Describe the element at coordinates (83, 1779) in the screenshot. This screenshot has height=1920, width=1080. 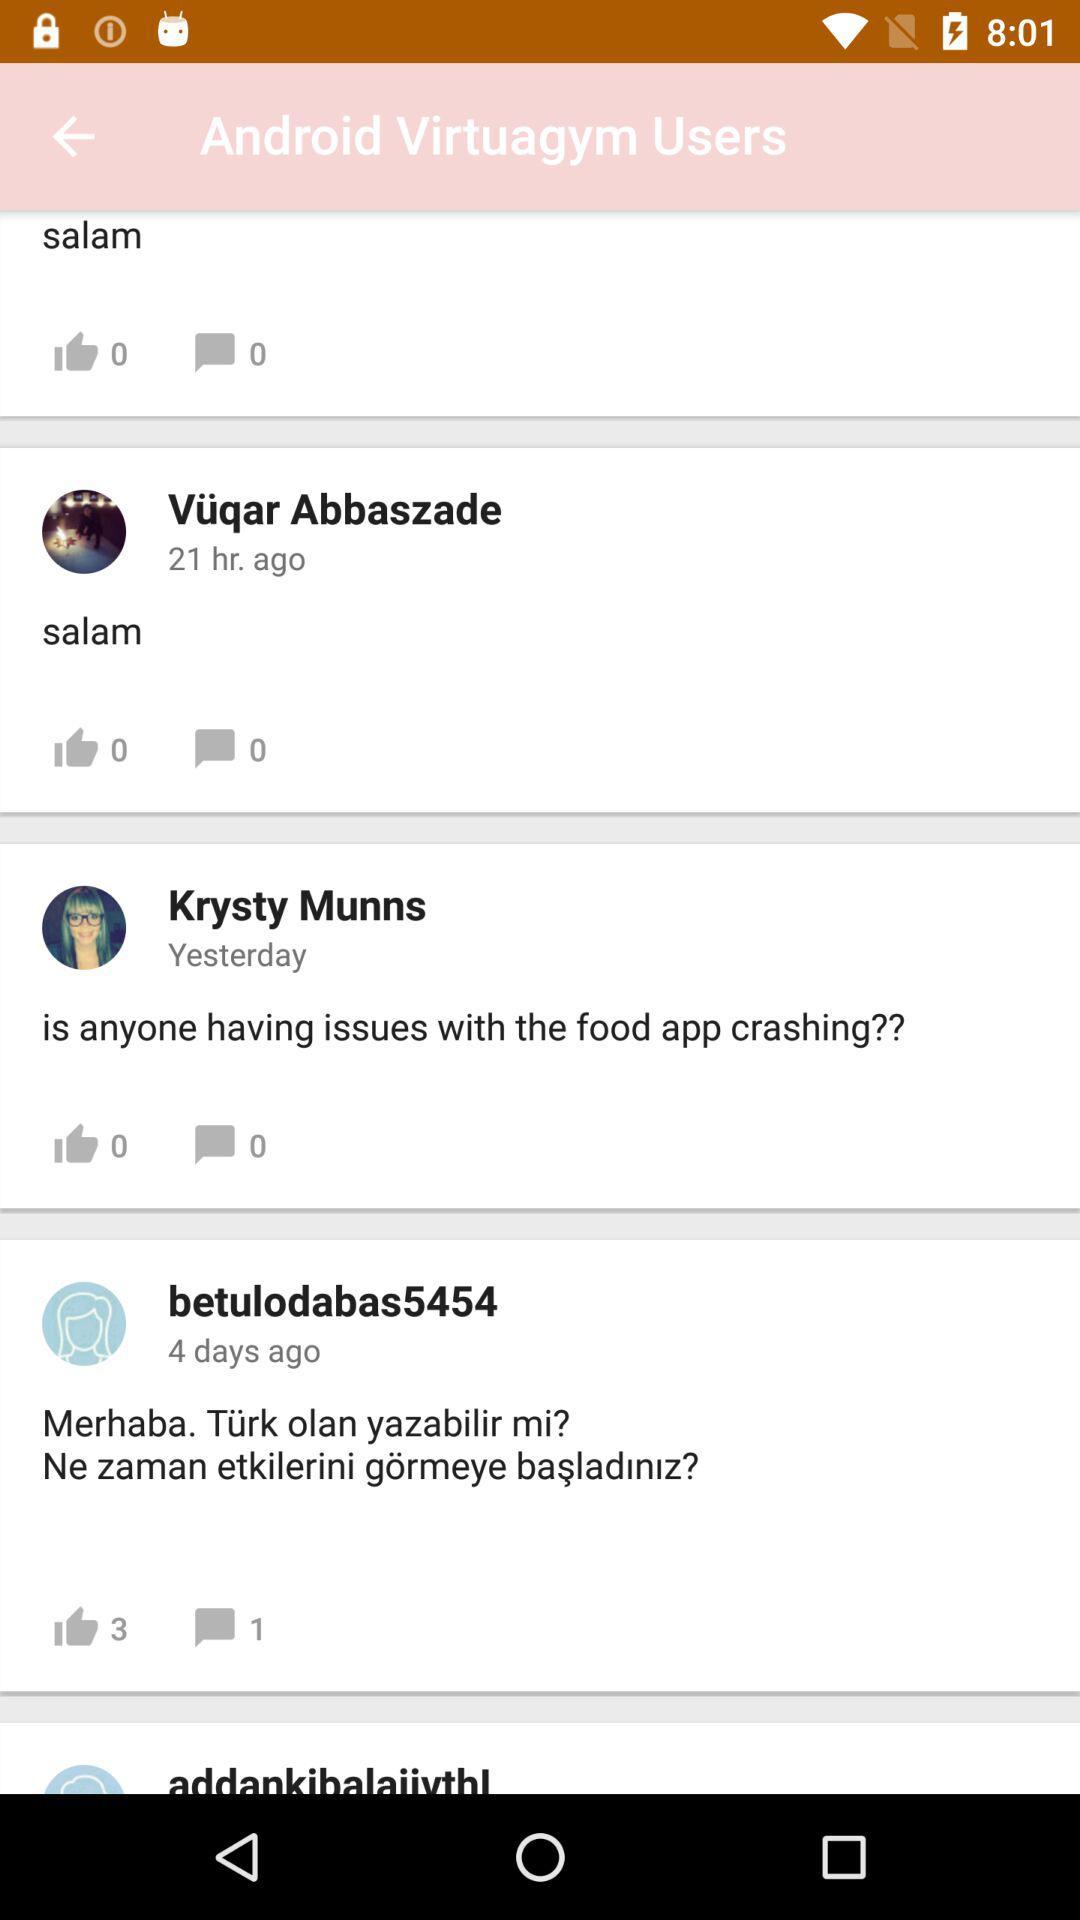
I see `profile` at that location.